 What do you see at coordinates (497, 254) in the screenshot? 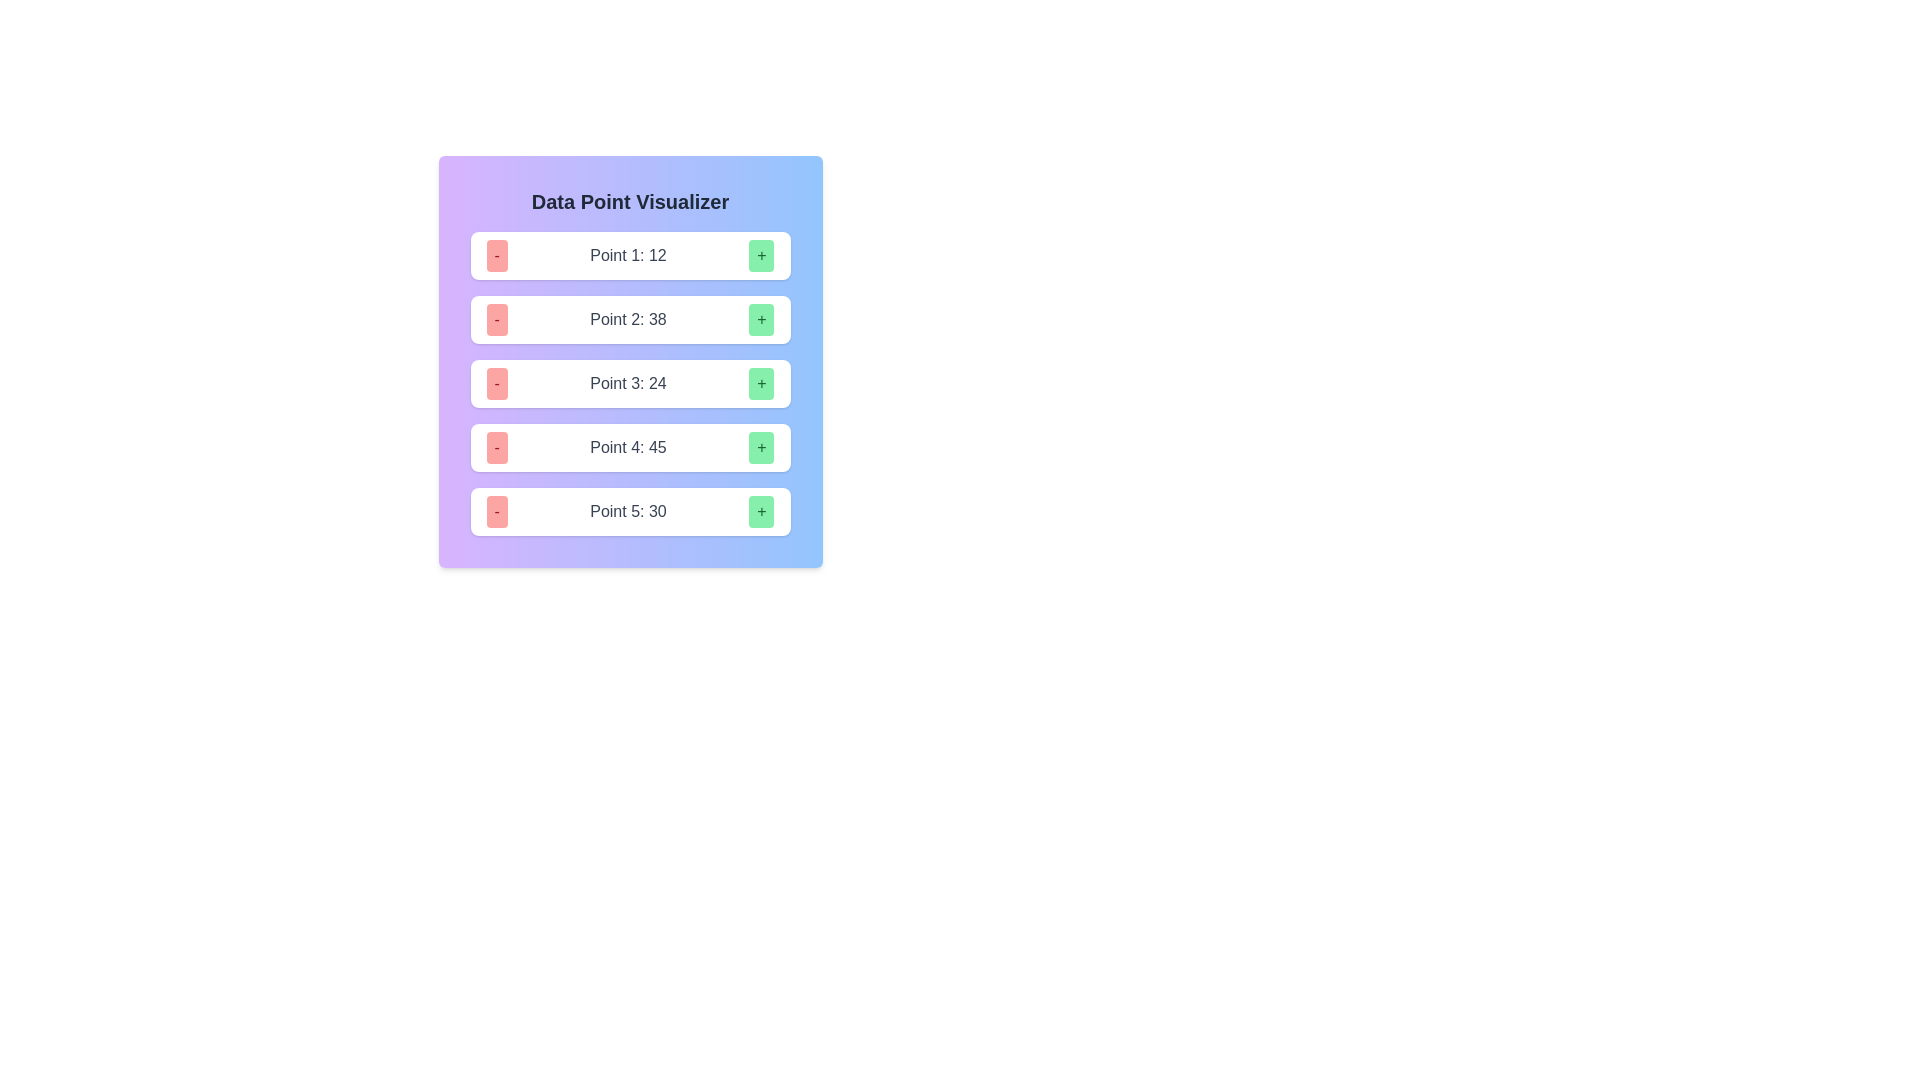
I see `the decrement button located at the leftmost position of the three interactive elements, which decreases the value displayed as 'Point 1: 12'` at bounding box center [497, 254].